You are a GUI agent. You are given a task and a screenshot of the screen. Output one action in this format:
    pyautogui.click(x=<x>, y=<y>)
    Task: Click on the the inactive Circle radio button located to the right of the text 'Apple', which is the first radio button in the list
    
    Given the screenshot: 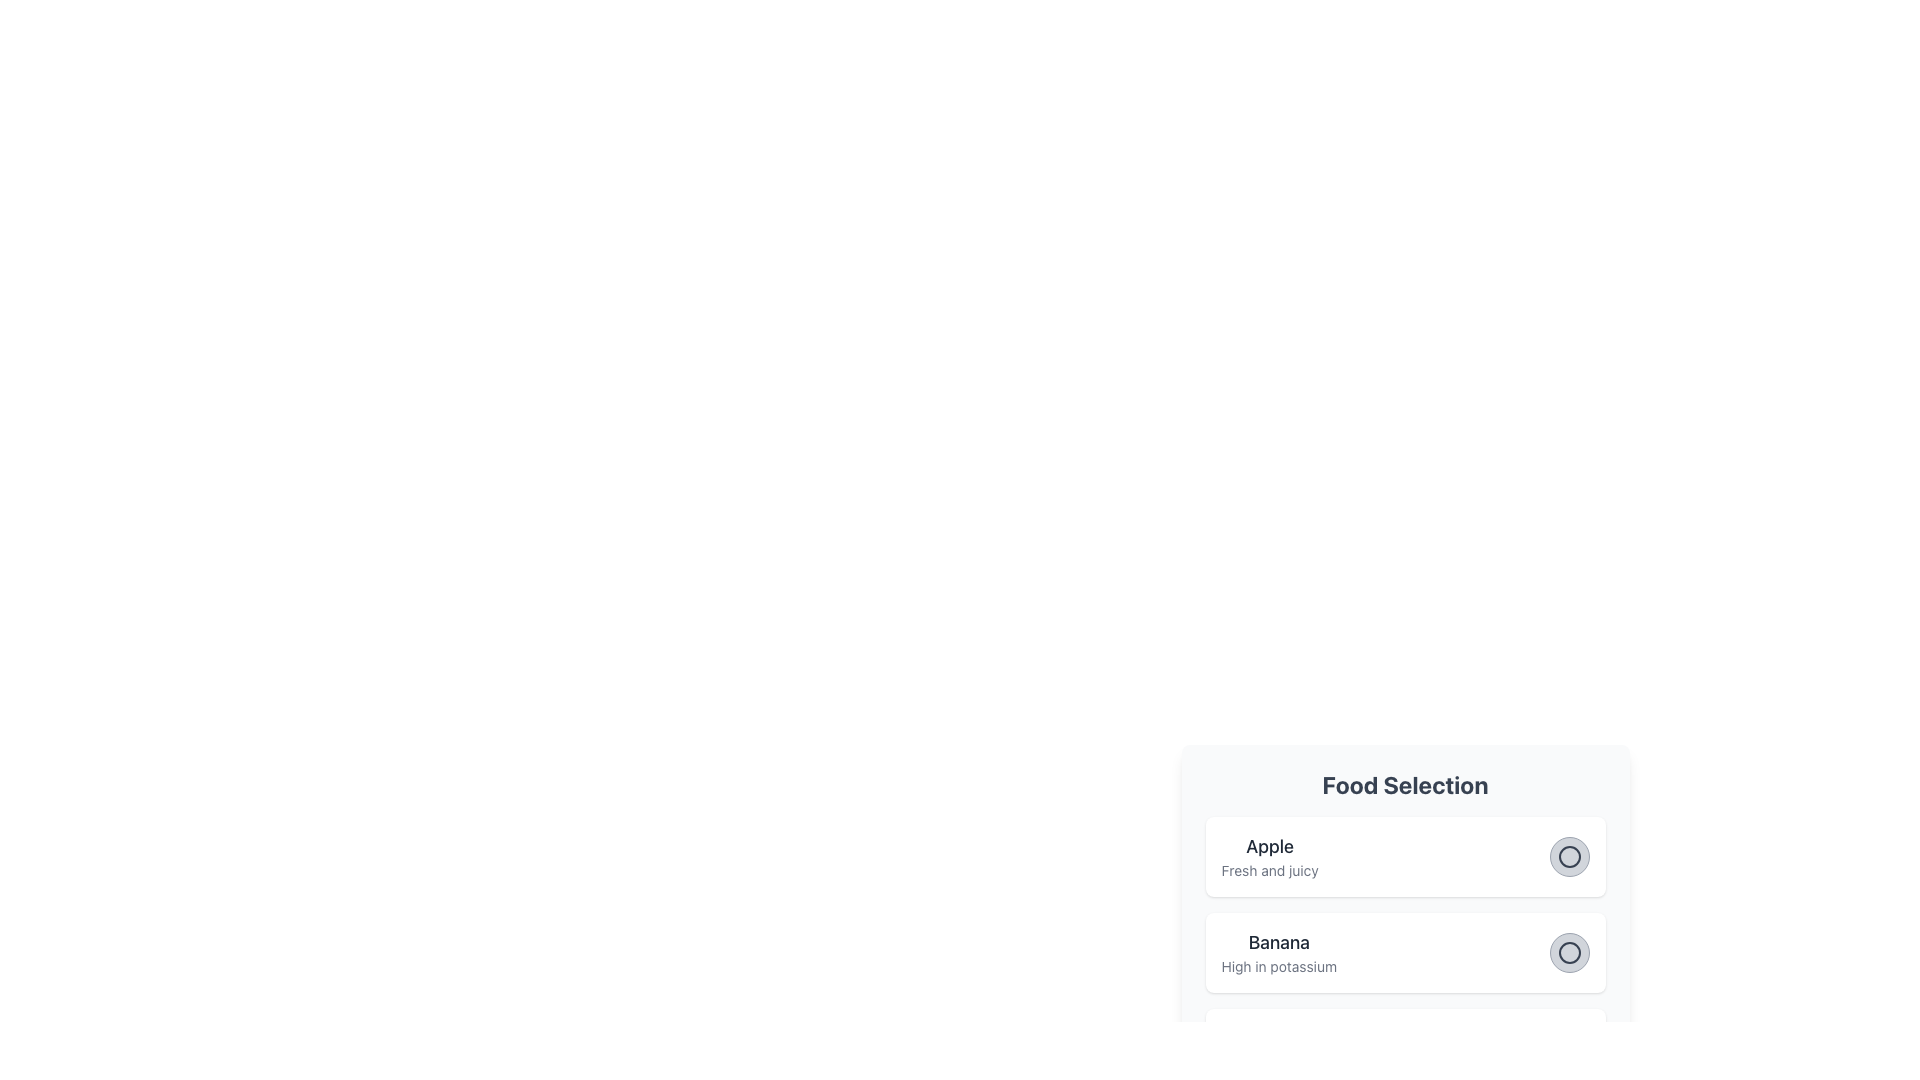 What is the action you would take?
    pyautogui.click(x=1568, y=855)
    